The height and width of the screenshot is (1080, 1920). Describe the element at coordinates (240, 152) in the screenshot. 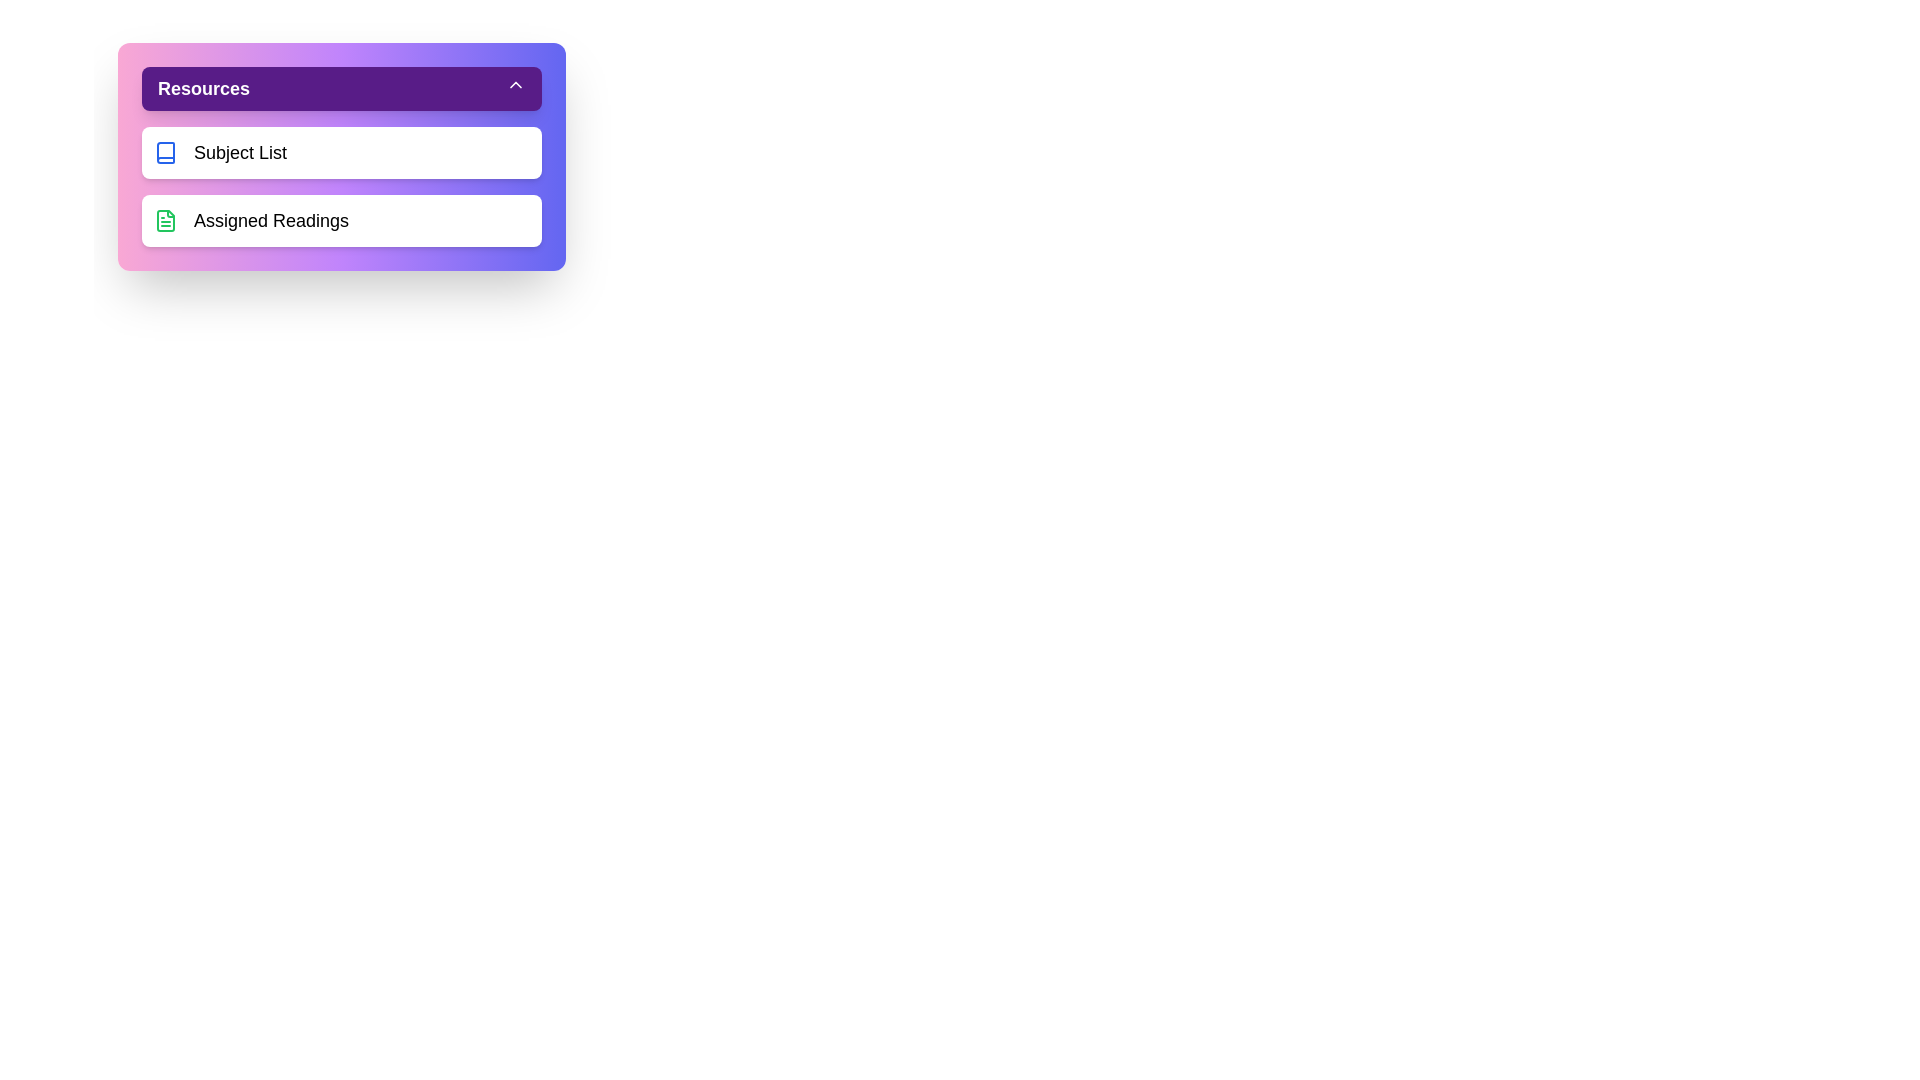

I see `the 'Subject List' text label located within the 'Resources' panel, which is positioned above 'Assigned Readings' and next to a book icon` at that location.